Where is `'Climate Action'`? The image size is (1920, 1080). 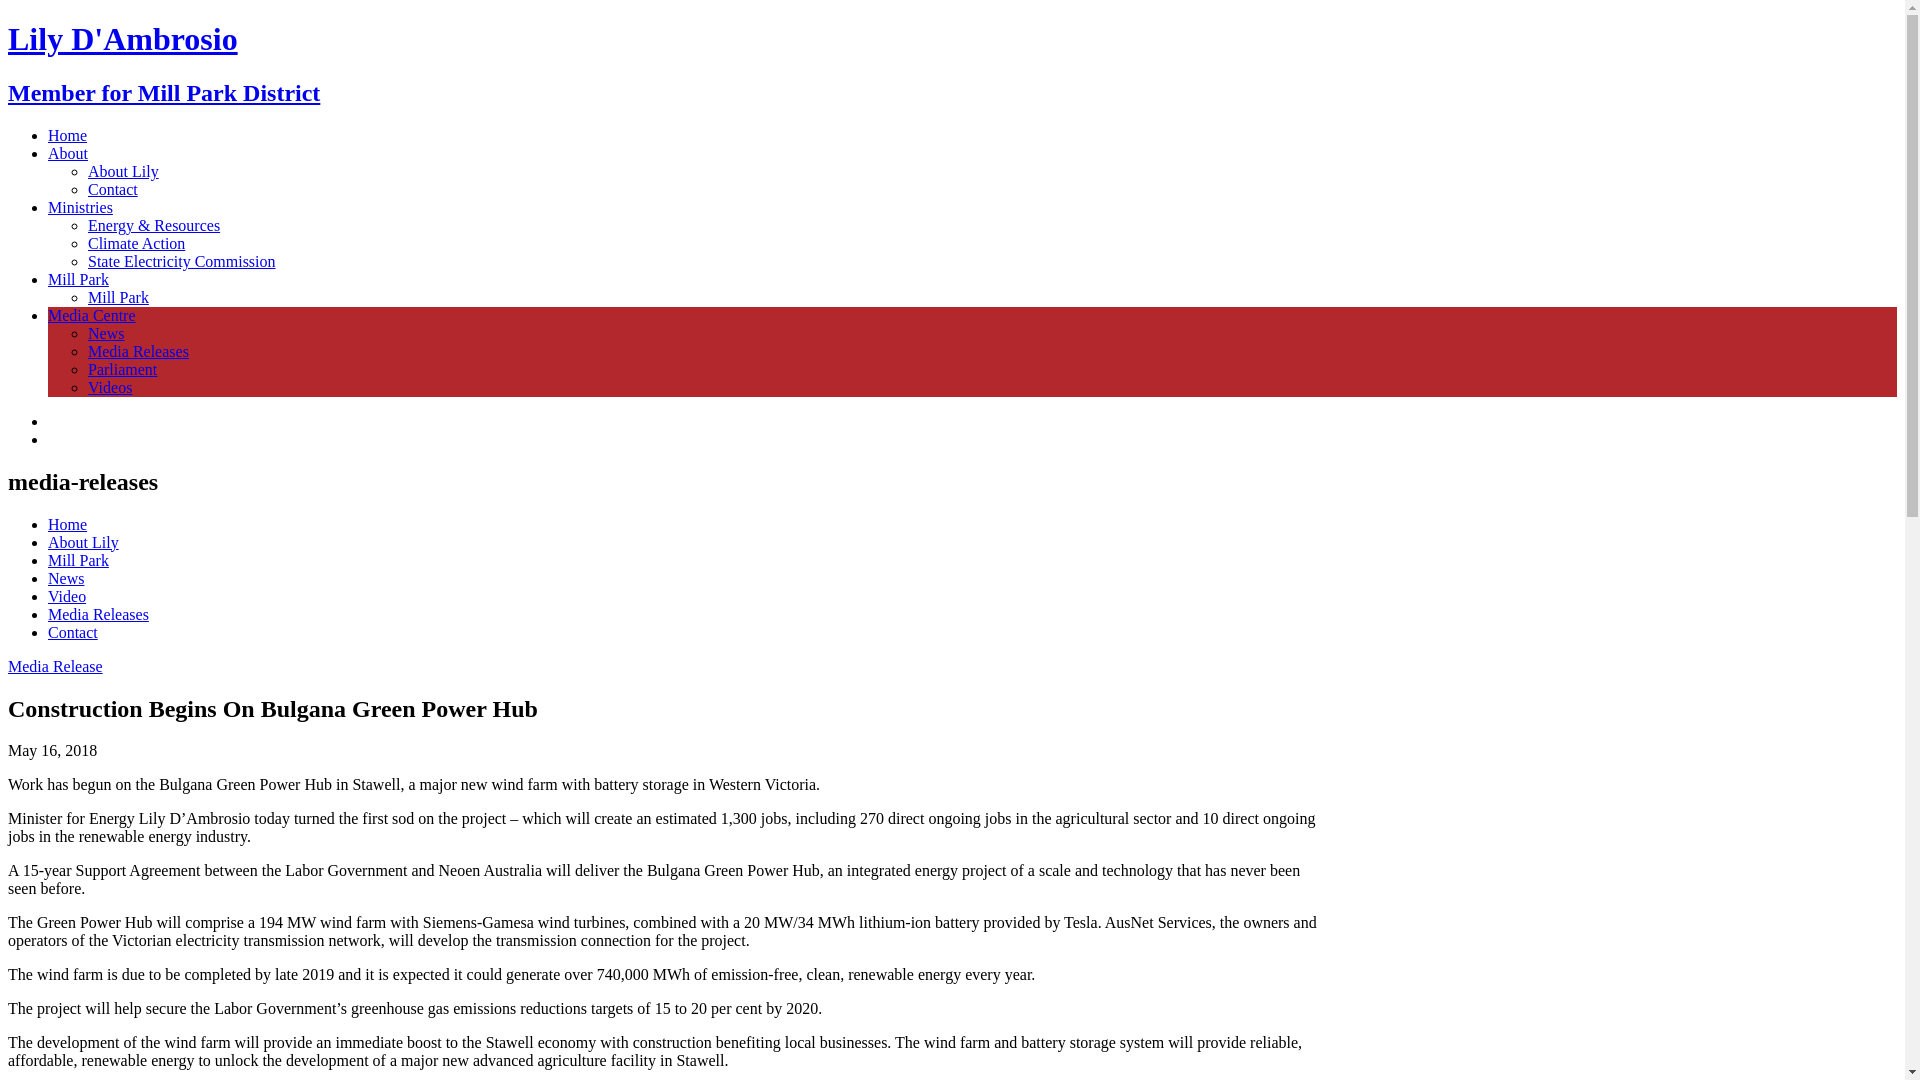 'Climate Action' is located at coordinates (135, 242).